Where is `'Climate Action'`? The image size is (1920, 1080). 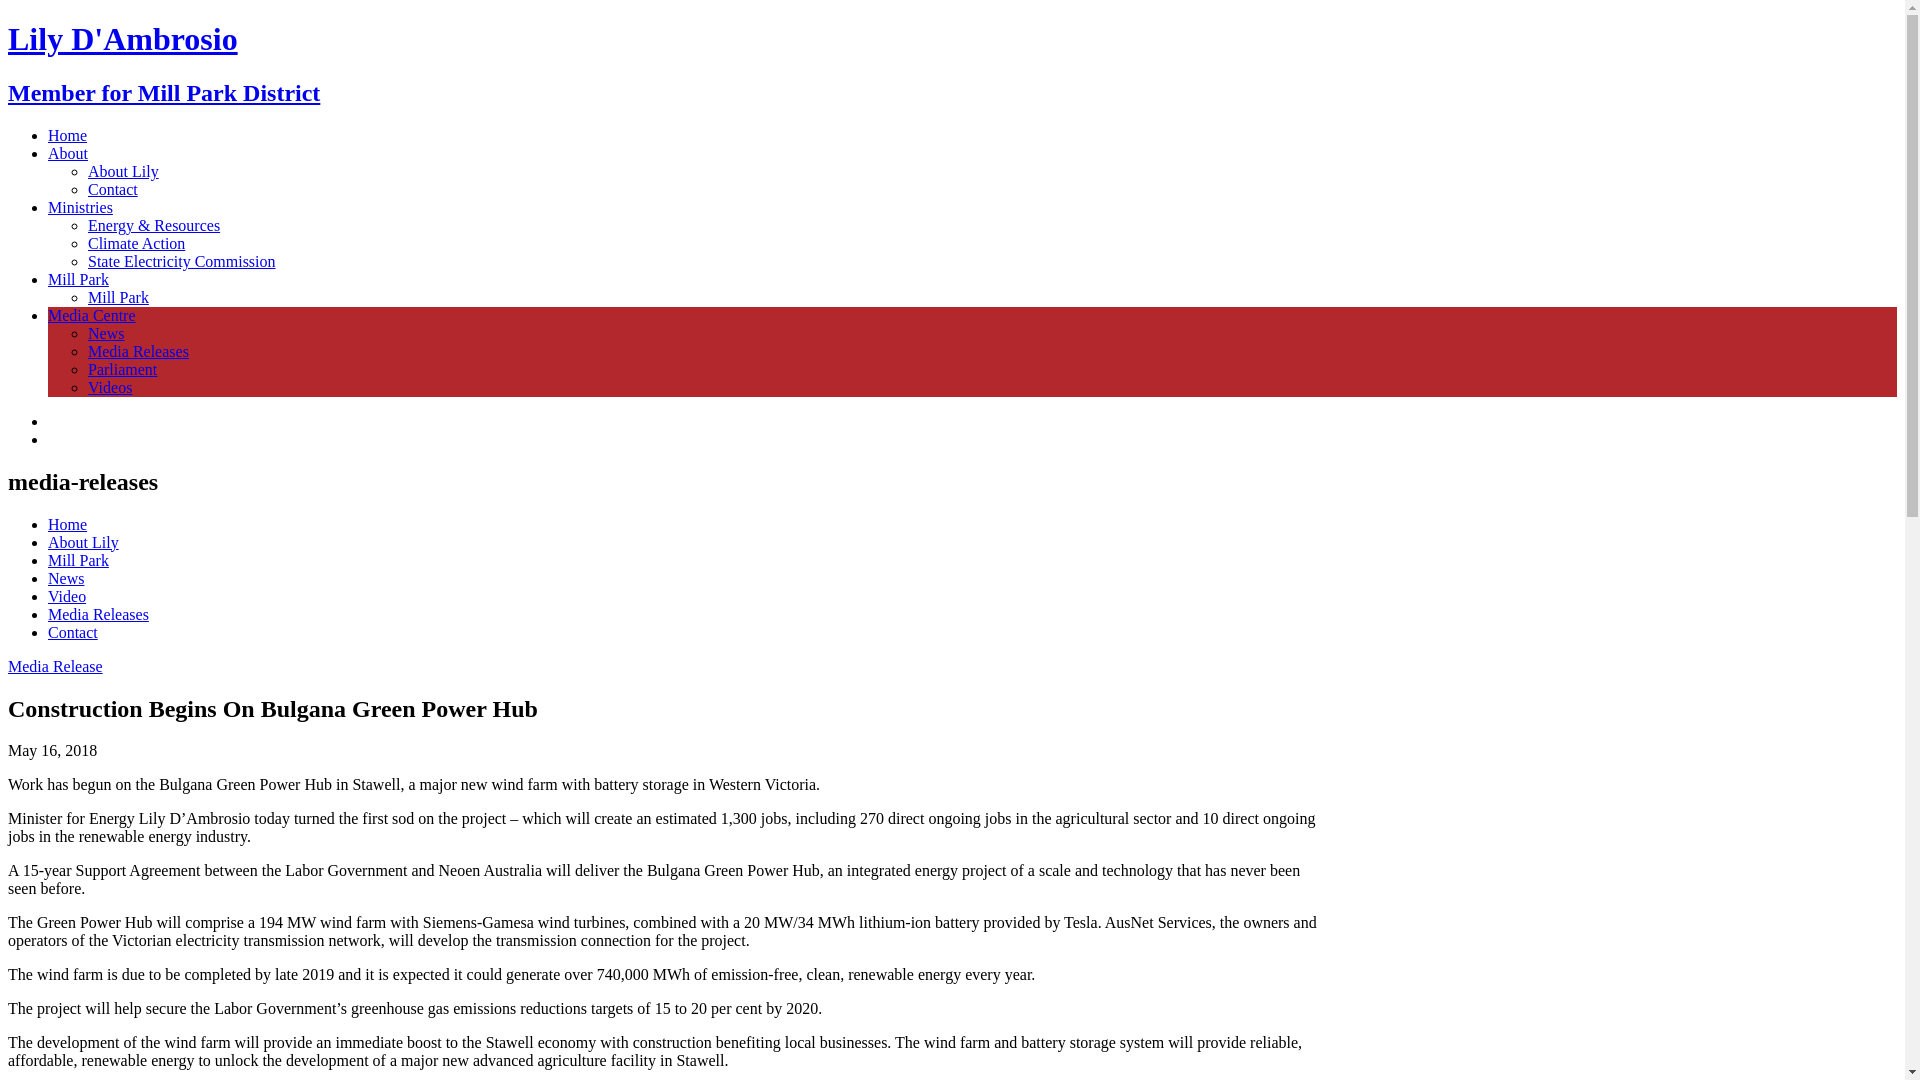 'Climate Action' is located at coordinates (135, 242).